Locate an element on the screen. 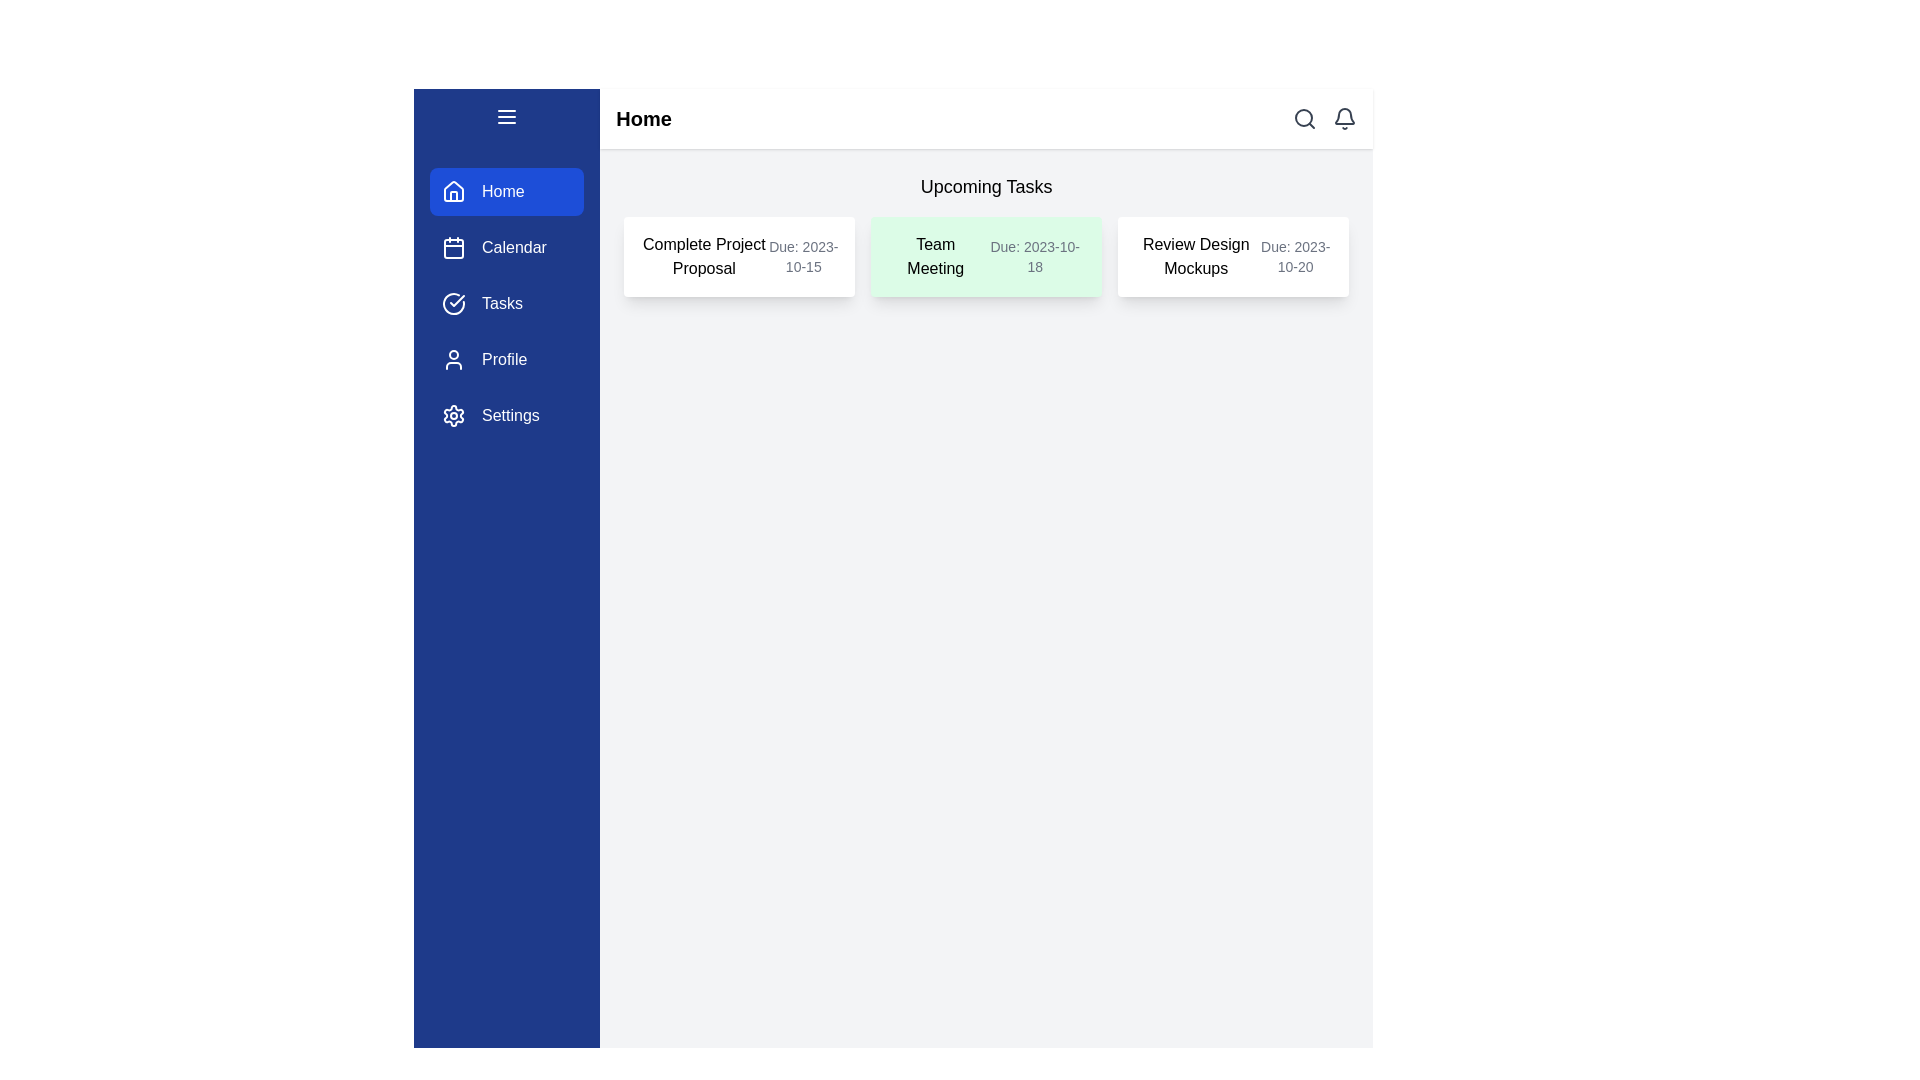  the 'Profile' menu icon located in the side navigation bar, positioned below the 'Tasks' menu option and above the 'Settings' menu option is located at coordinates (453, 358).